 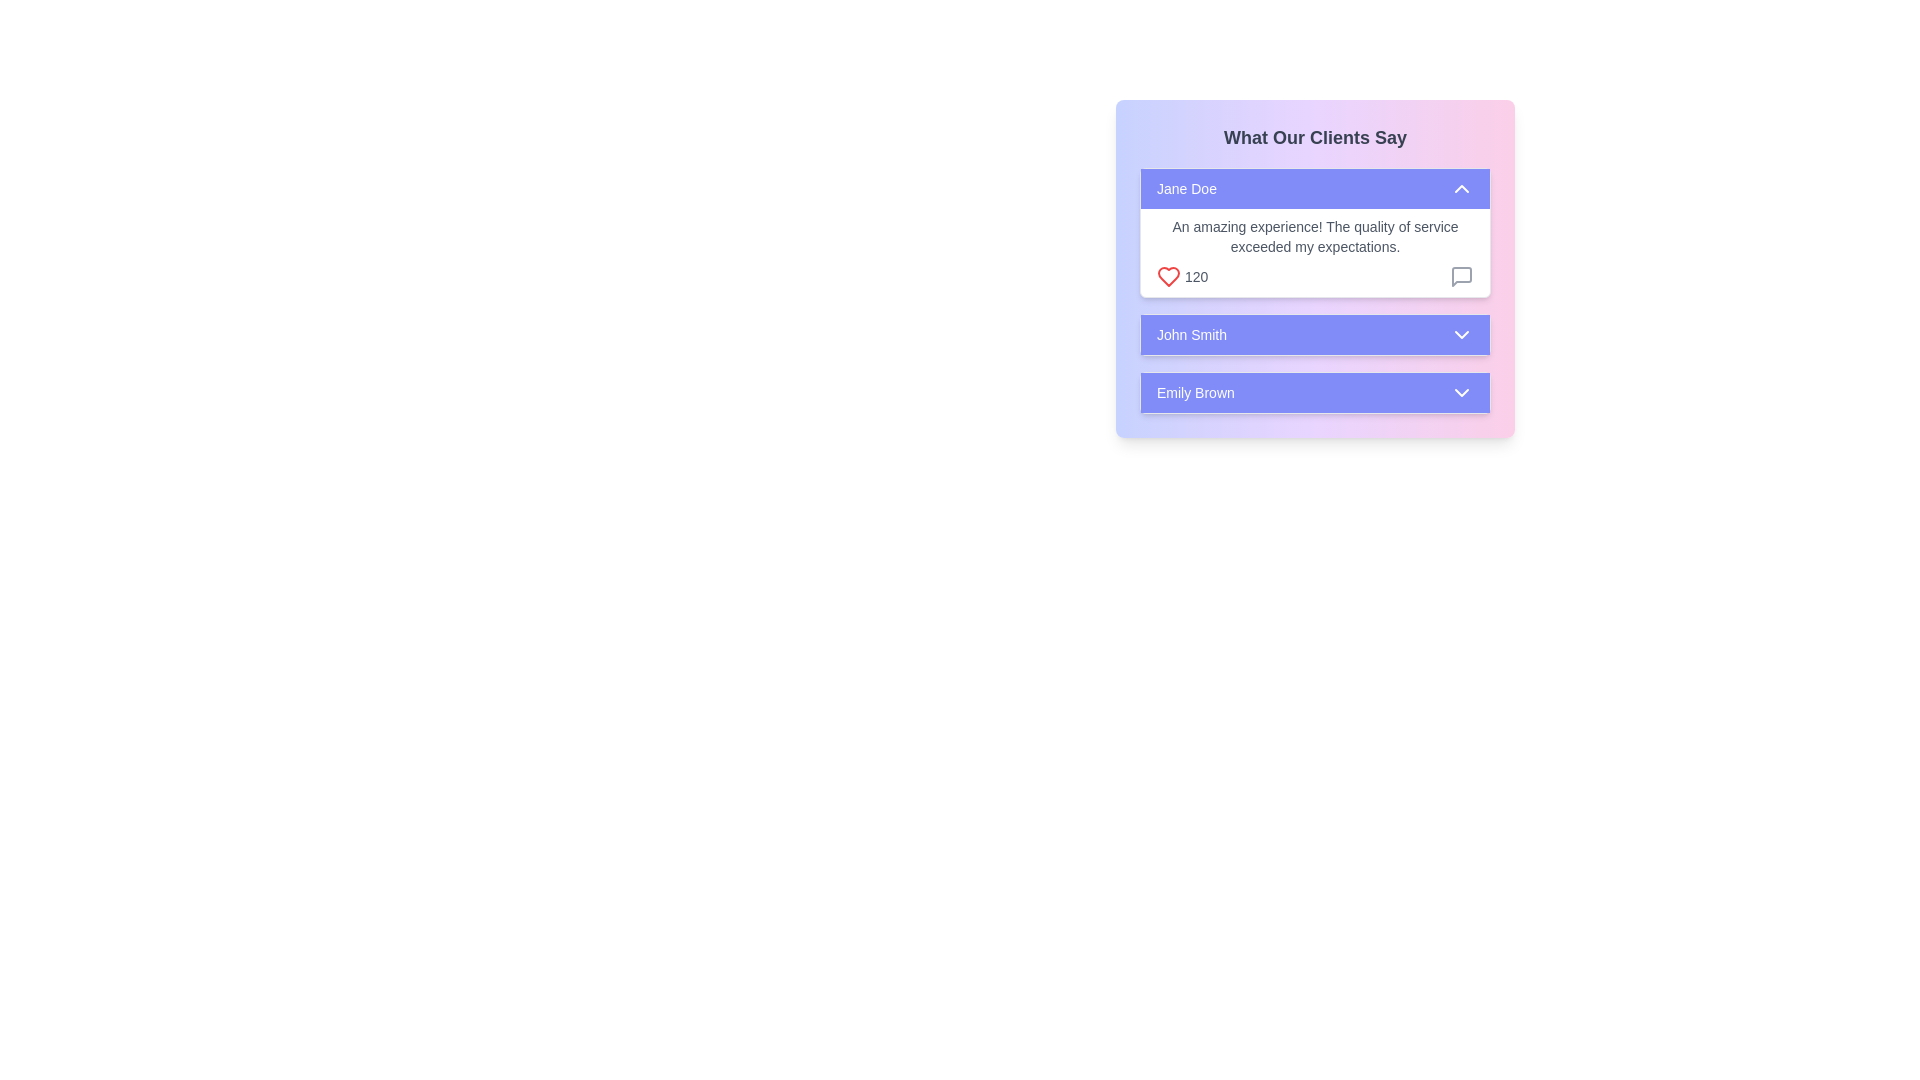 What do you see at coordinates (1196, 277) in the screenshot?
I see `numerical text '120' displayed in standard font, located to the immediate right of a heart icon in the 'What Our Clients Say' section` at bounding box center [1196, 277].